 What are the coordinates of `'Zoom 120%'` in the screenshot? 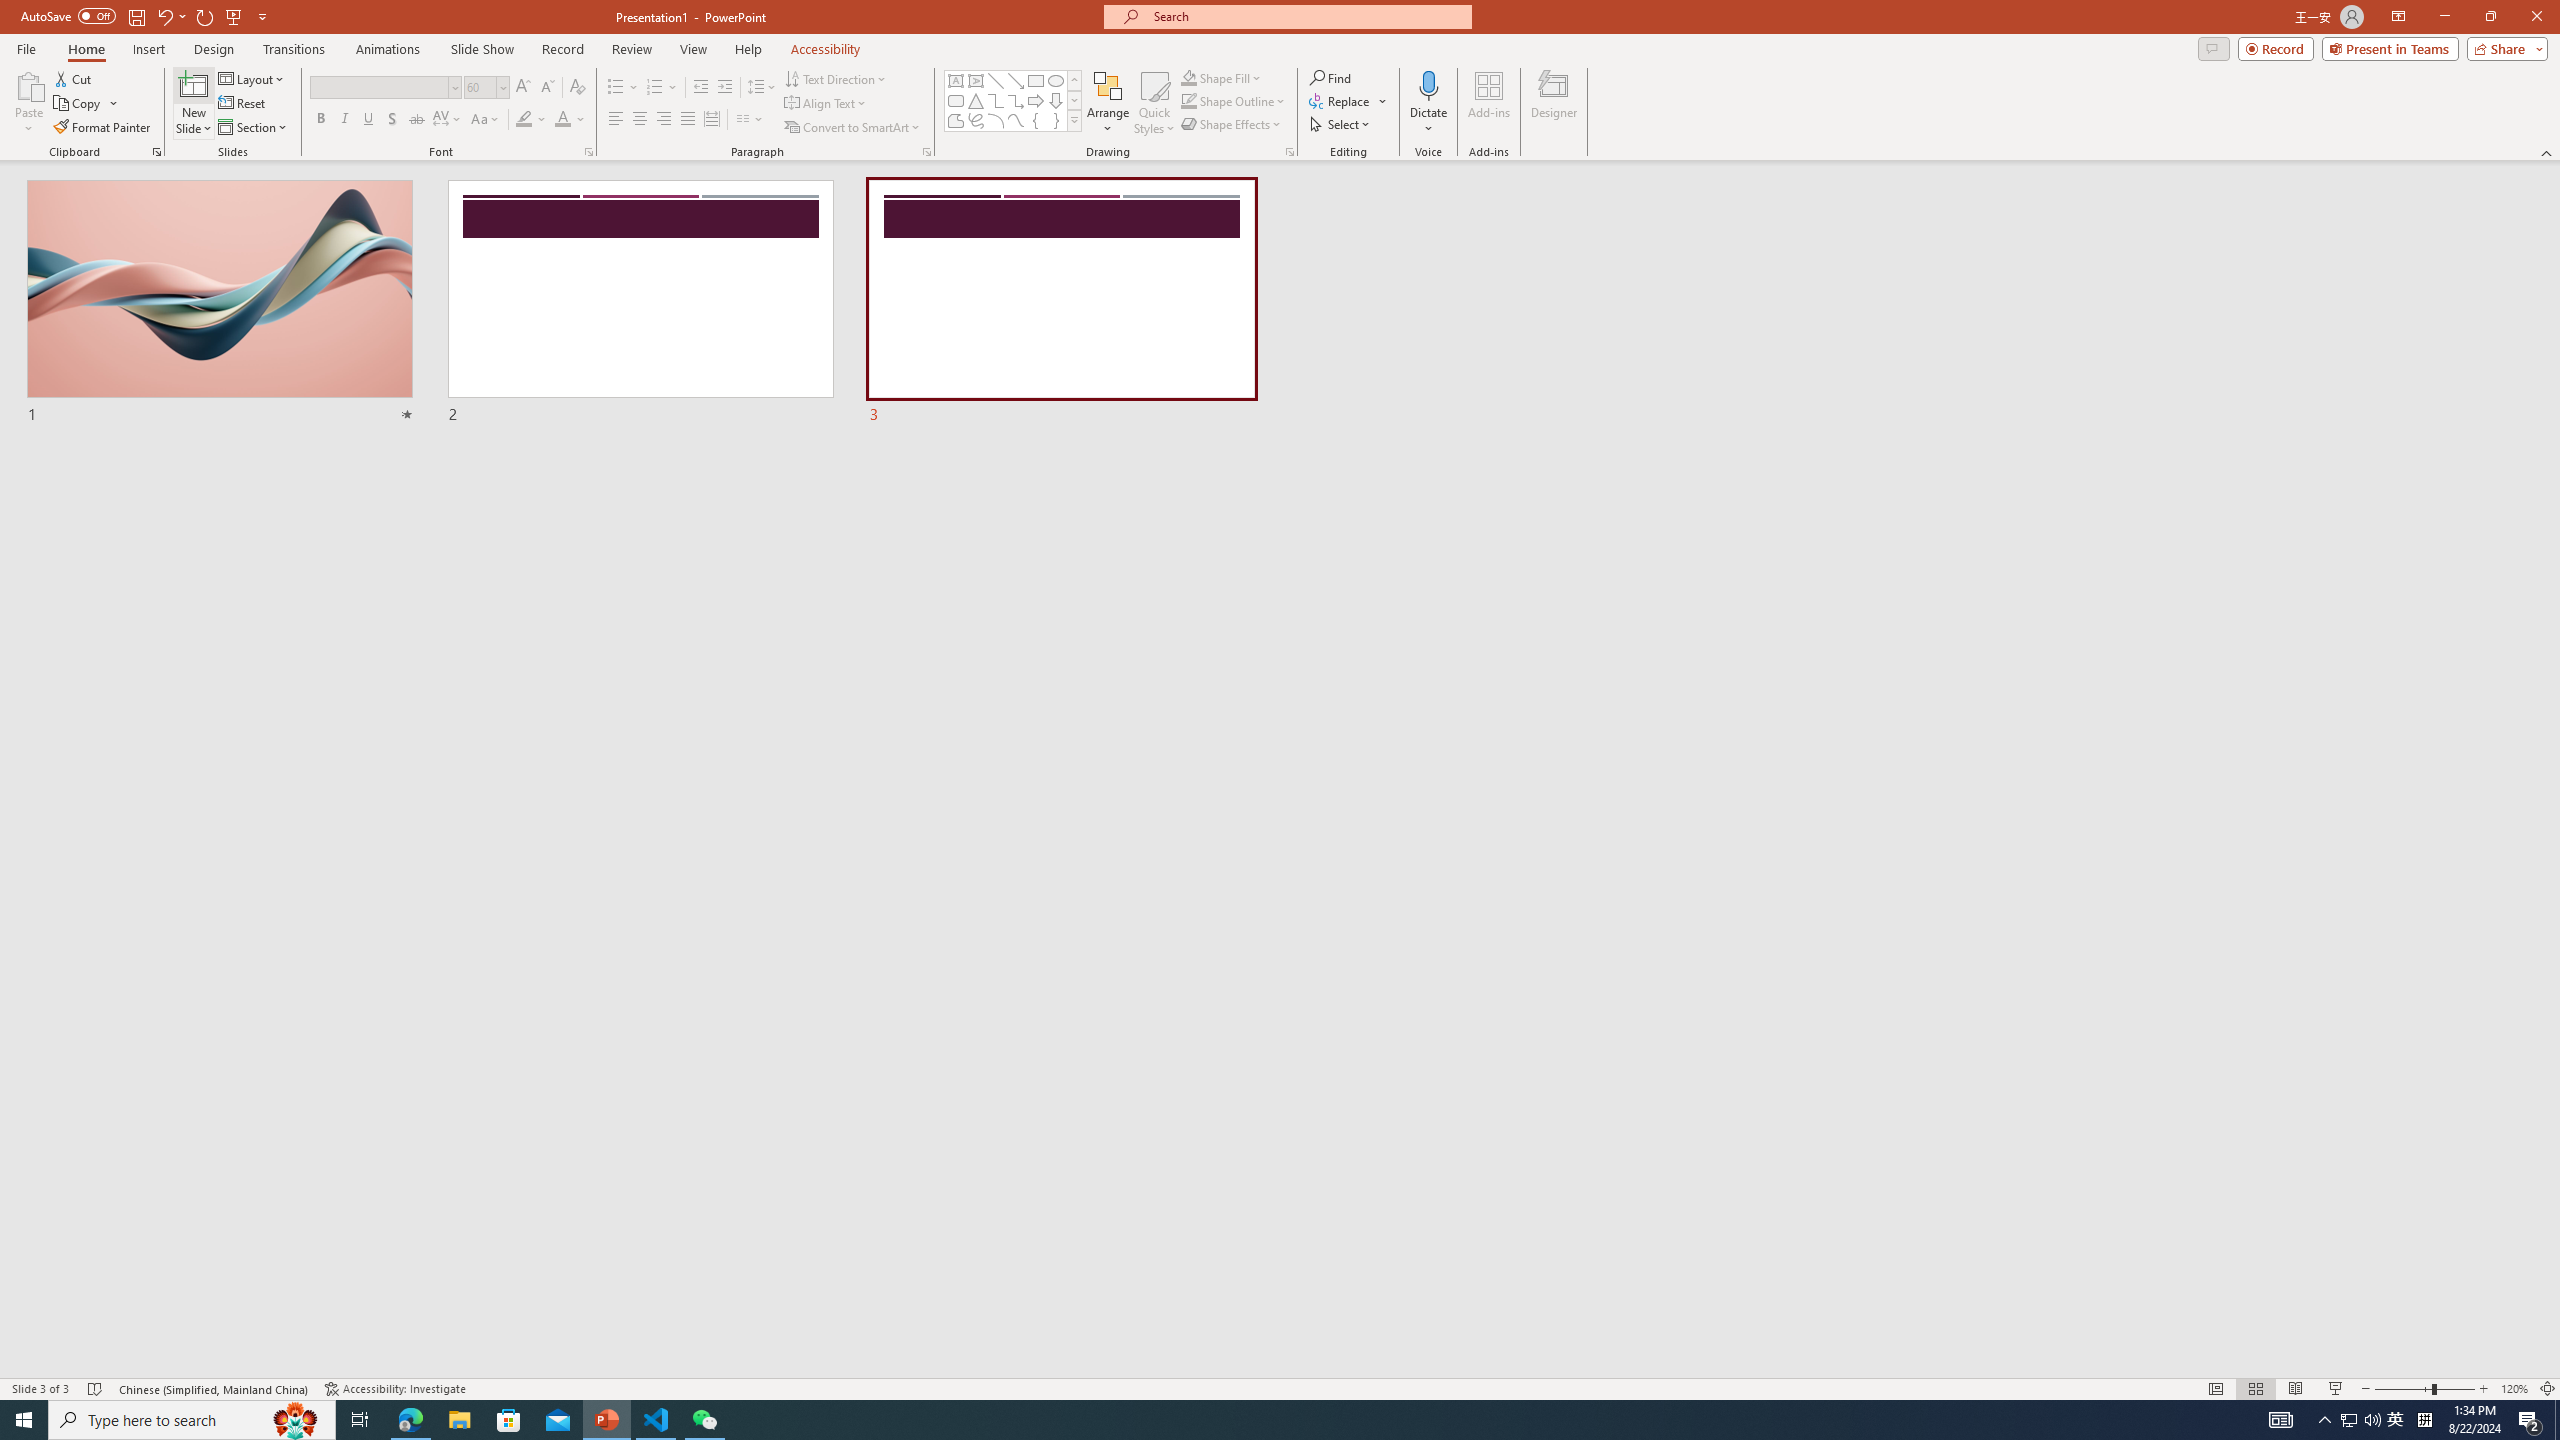 It's located at (2515, 1389).